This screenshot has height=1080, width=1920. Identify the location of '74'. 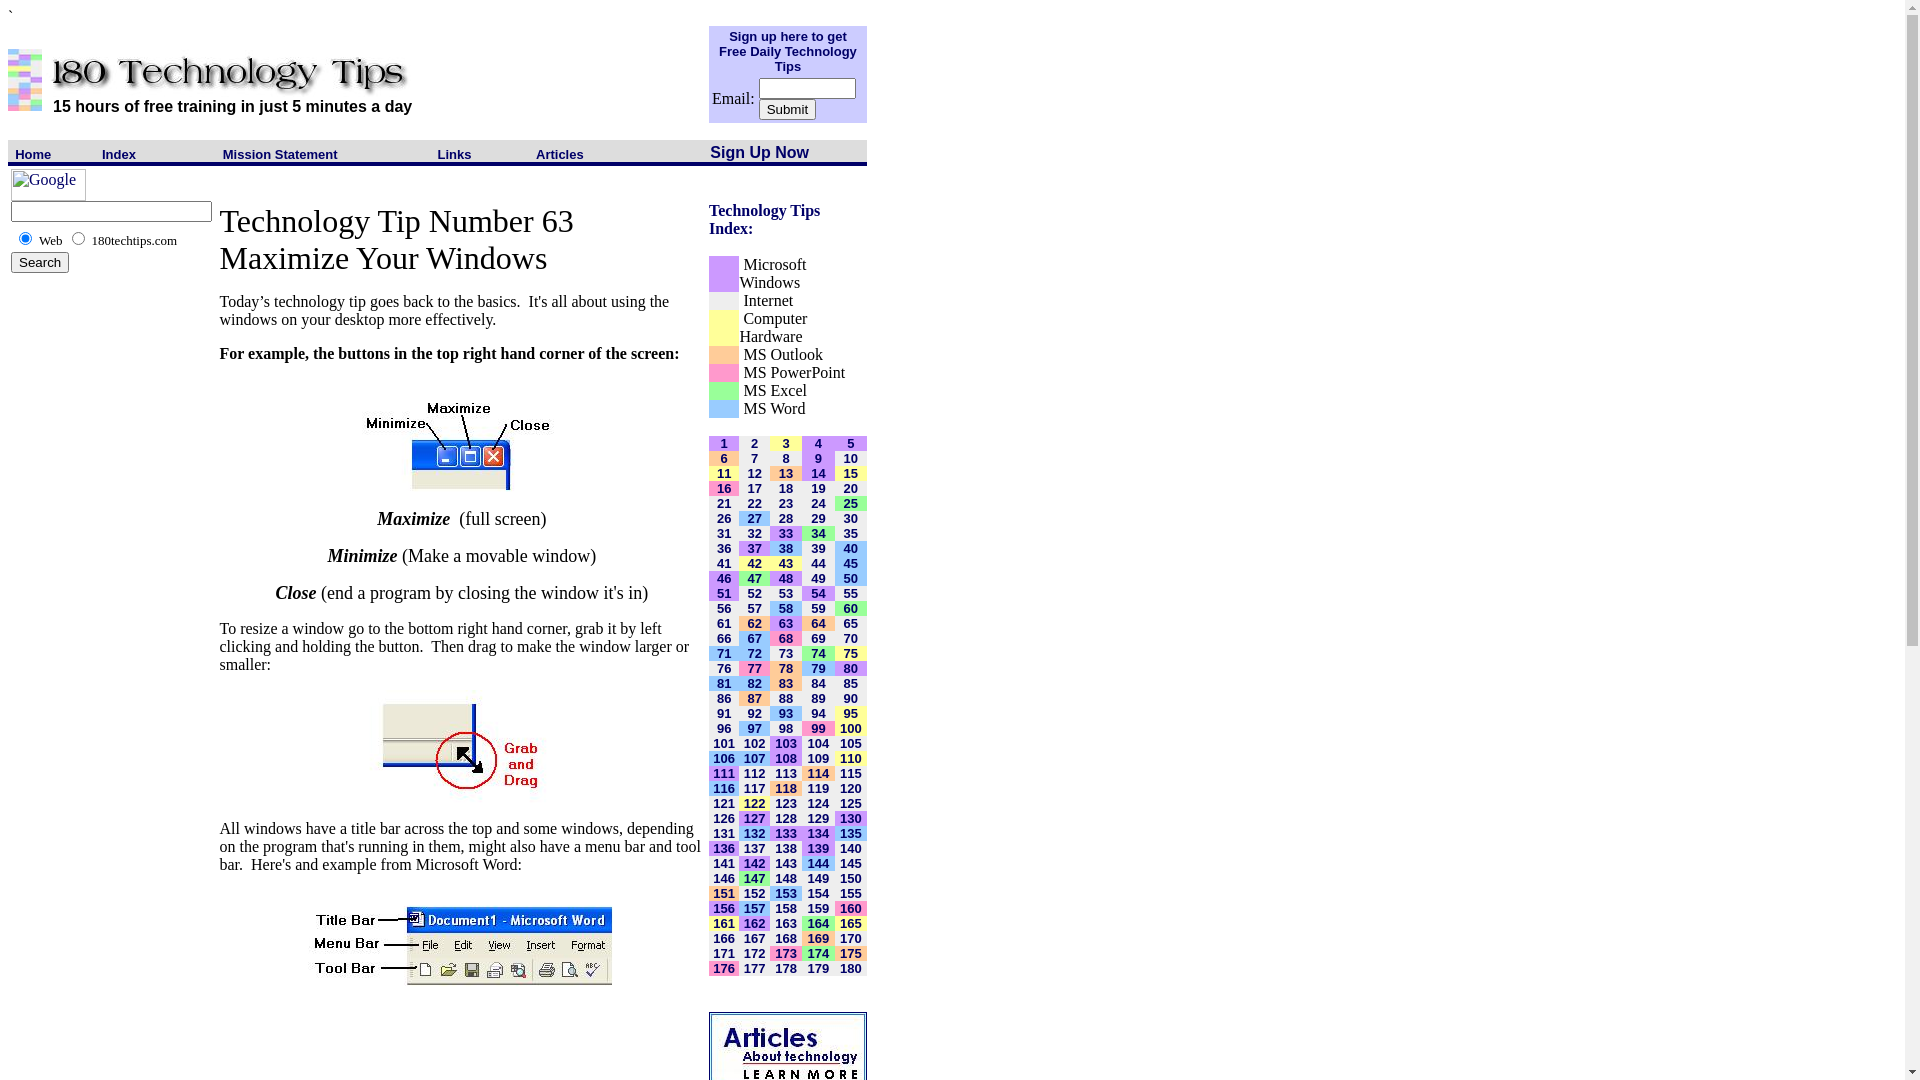
(817, 653).